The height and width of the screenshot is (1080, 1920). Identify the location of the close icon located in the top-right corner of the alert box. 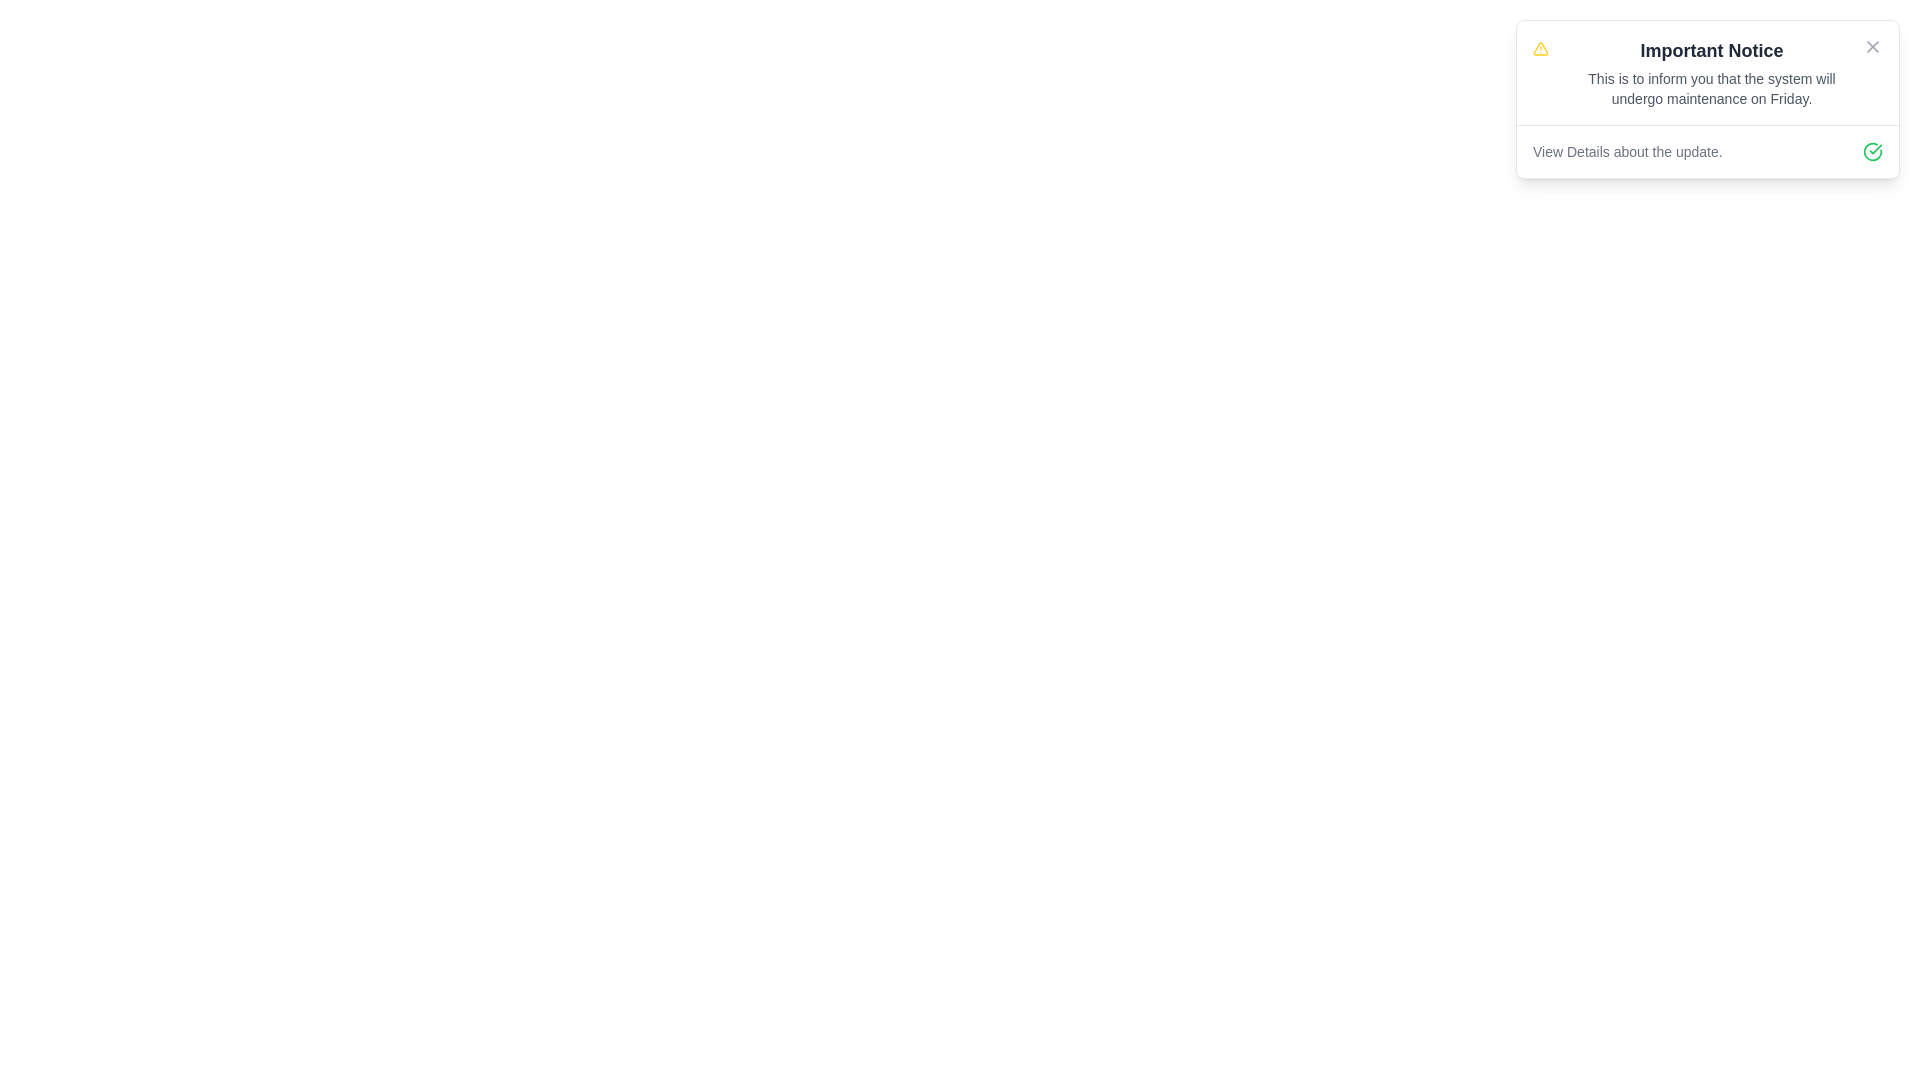
(1871, 45).